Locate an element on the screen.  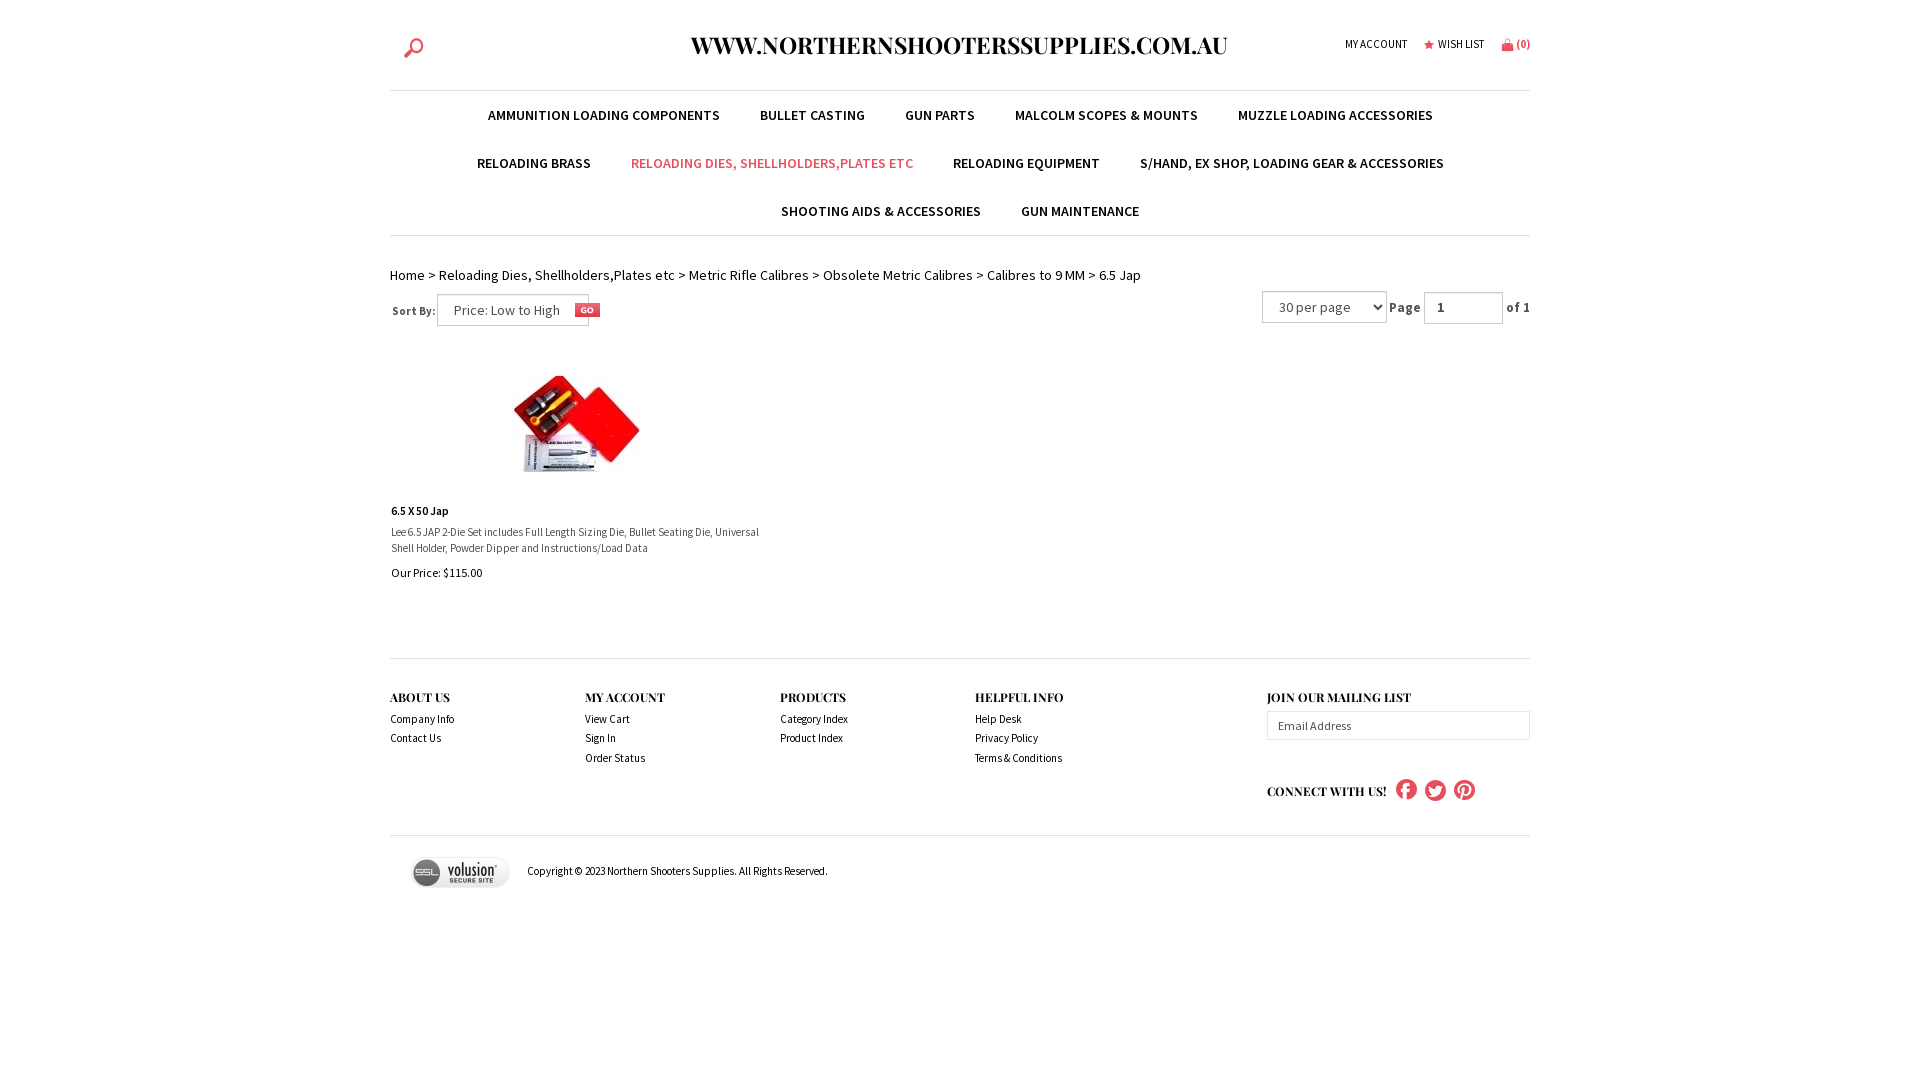
'AMMUNITION LOADING COMPONENTS' is located at coordinates (603, 115).